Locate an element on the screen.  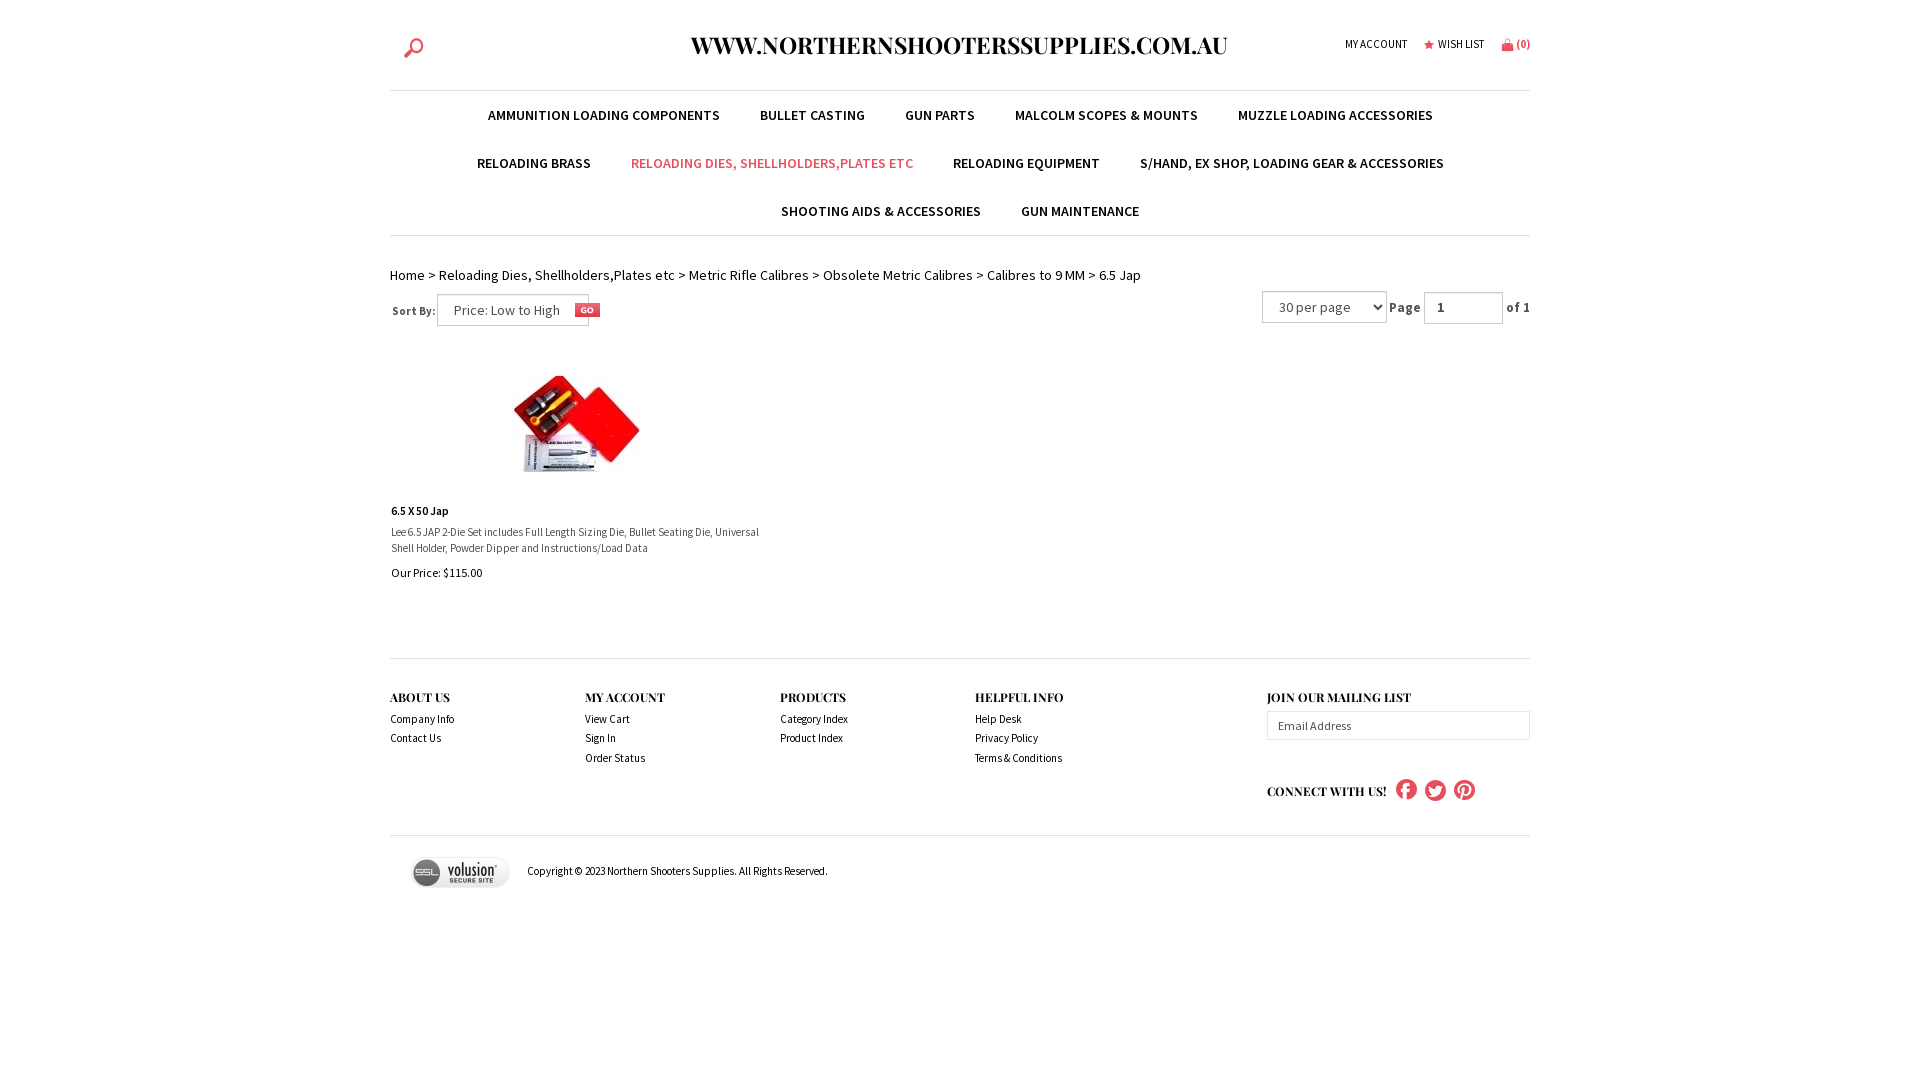
'AMMUNITION LOADING COMPONENTS' is located at coordinates (603, 115).